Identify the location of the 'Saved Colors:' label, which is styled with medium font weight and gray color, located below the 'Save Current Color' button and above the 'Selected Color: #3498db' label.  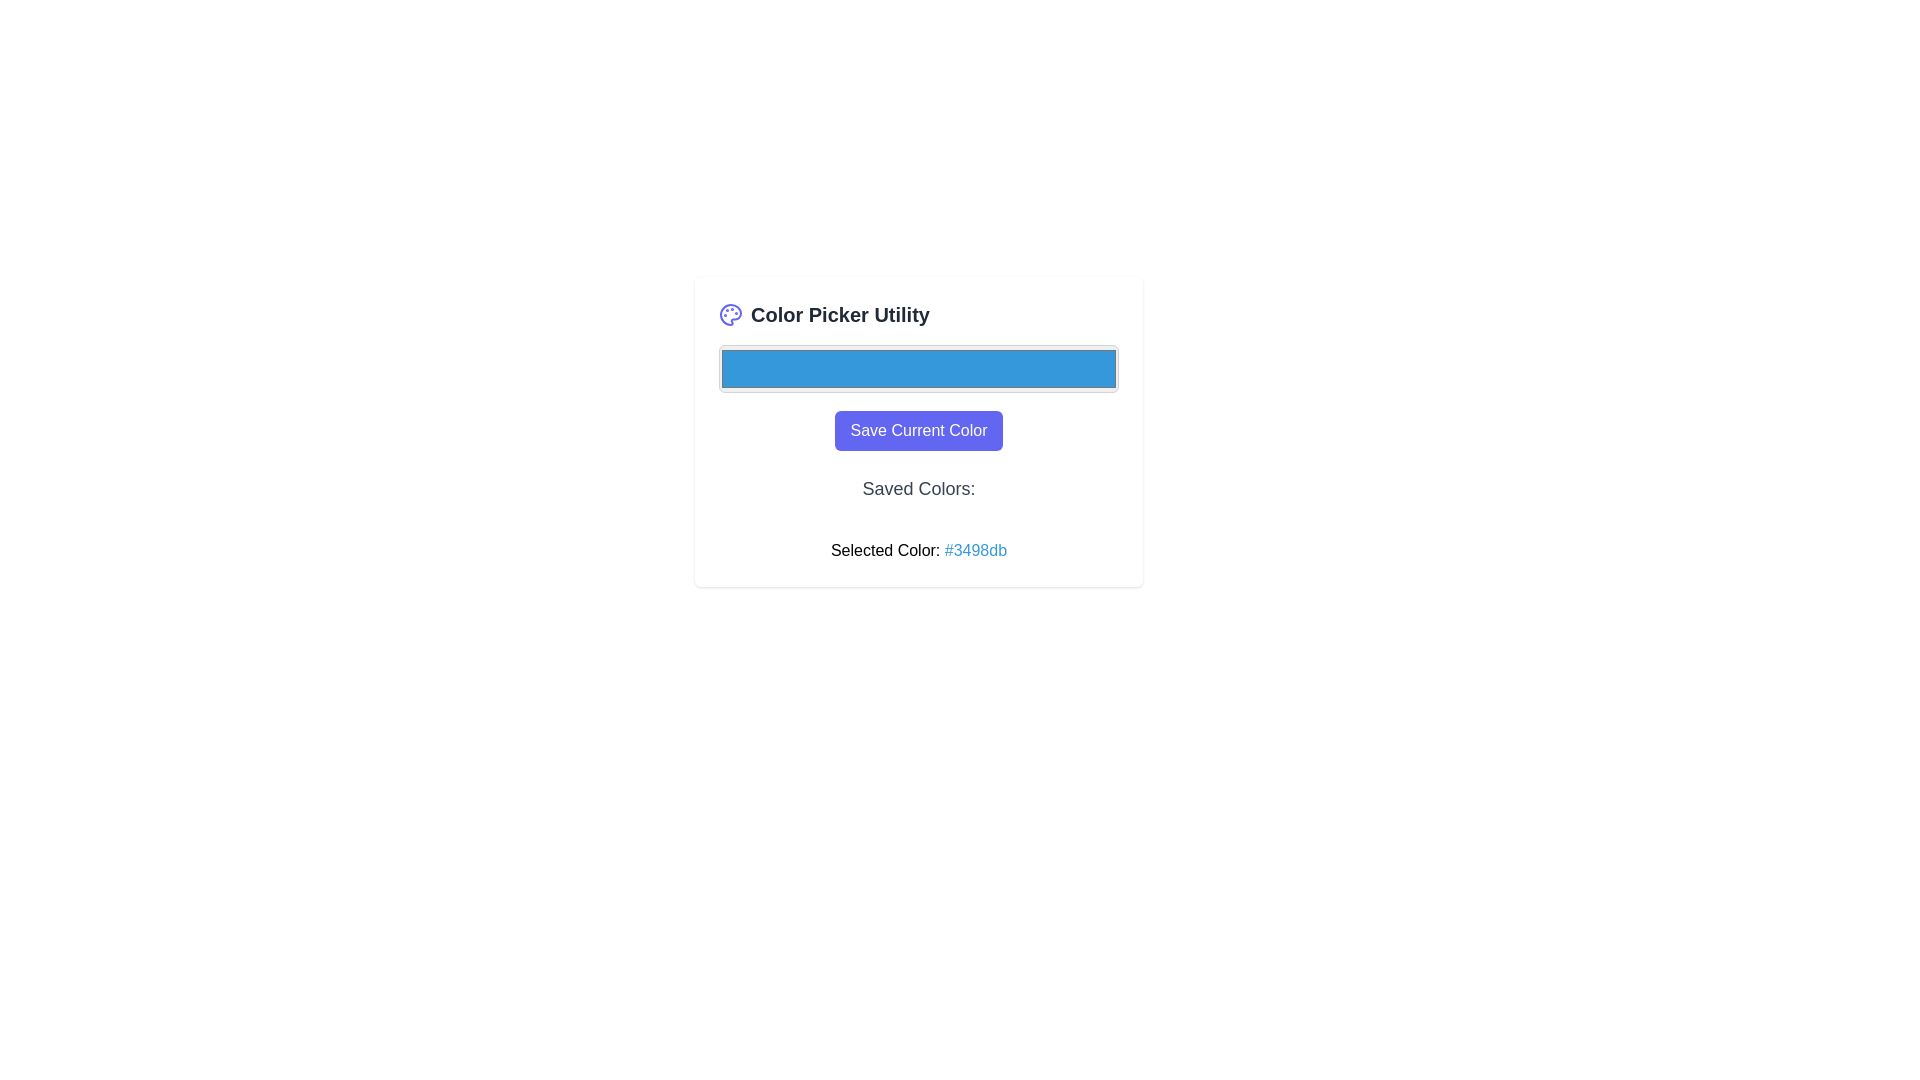
(917, 494).